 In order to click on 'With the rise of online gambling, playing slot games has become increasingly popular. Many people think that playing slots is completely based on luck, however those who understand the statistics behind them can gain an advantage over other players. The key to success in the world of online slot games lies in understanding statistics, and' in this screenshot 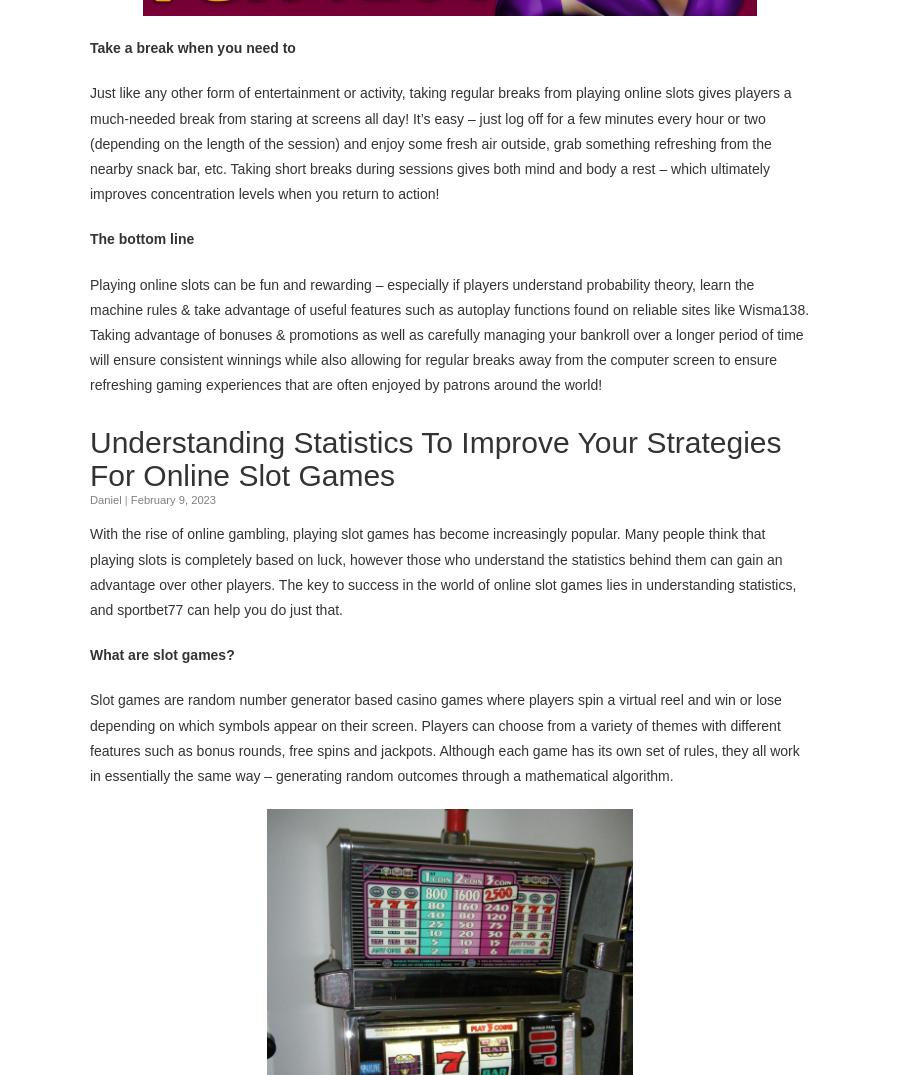, I will do `click(442, 570)`.